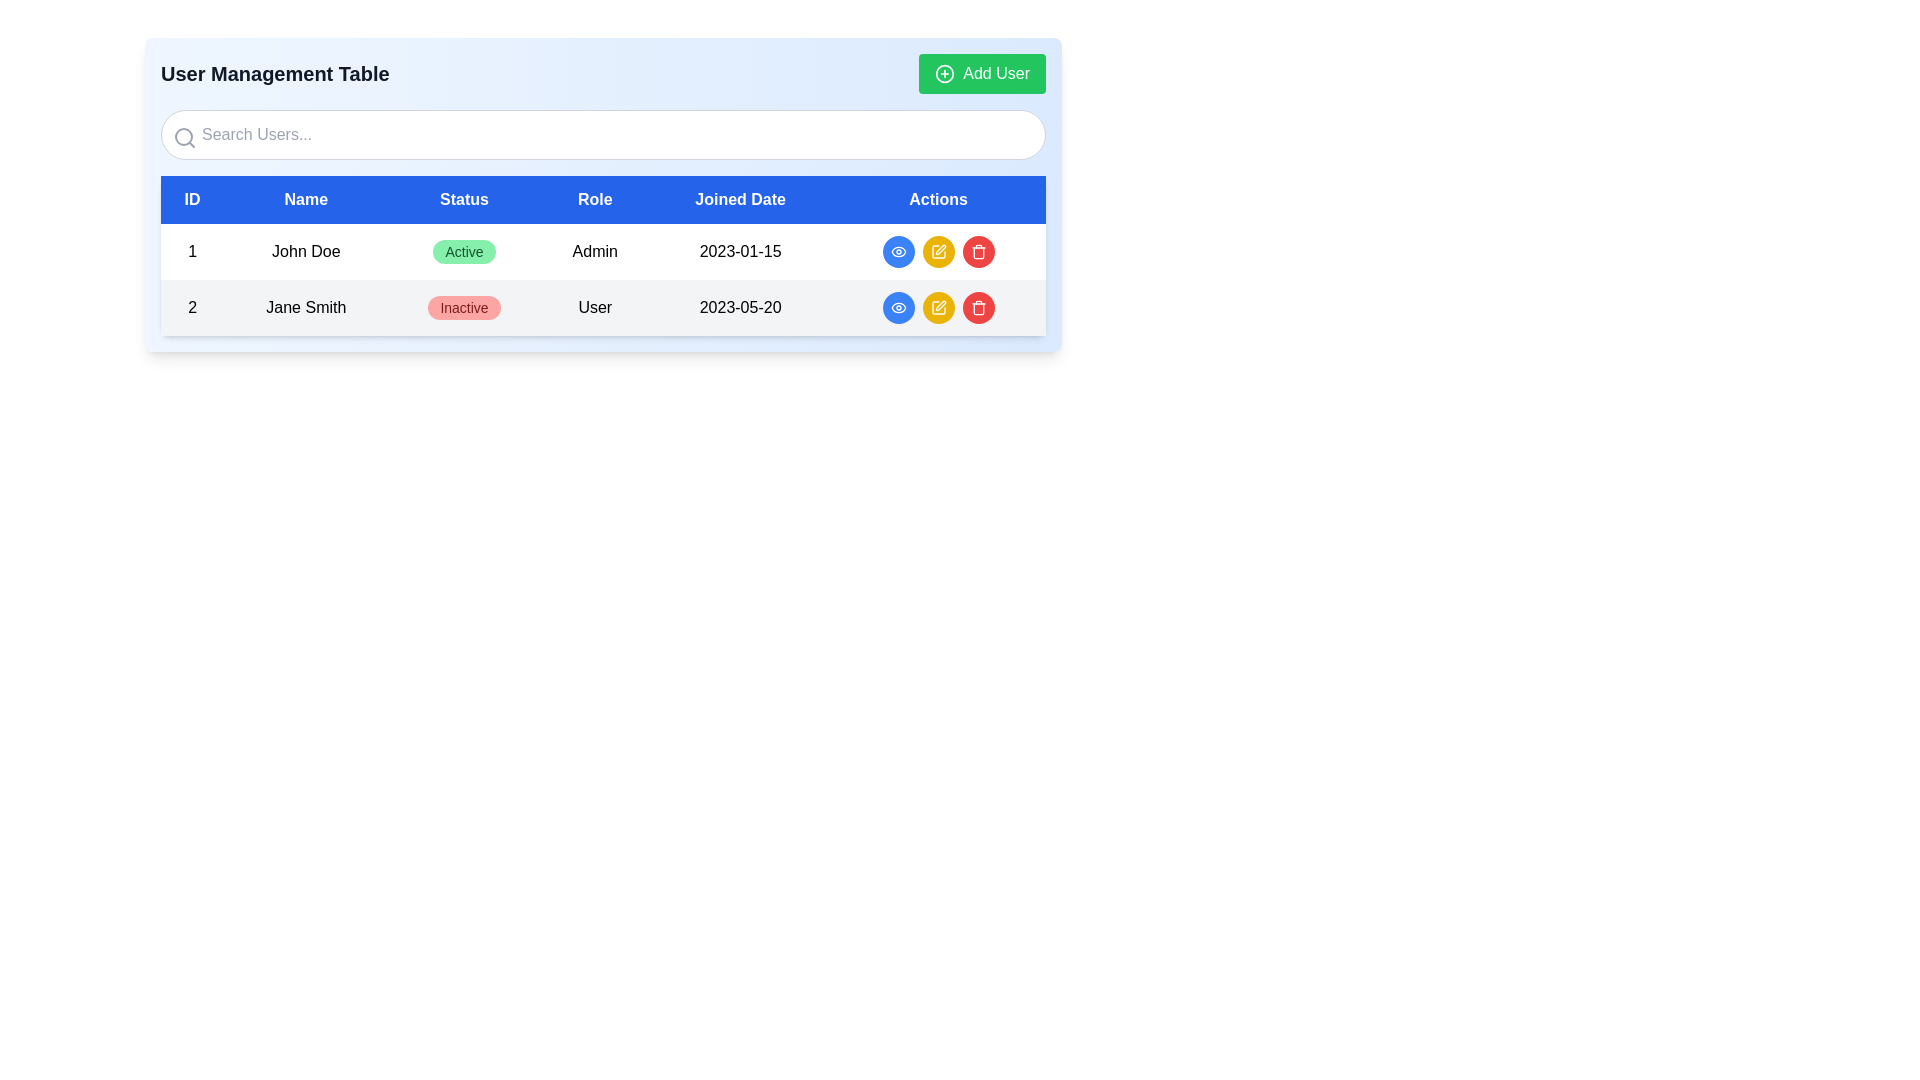 This screenshot has width=1920, height=1080. Describe the element at coordinates (897, 250) in the screenshot. I see `the circular blue button with a white eye icon in the first row of the Actions column in the user management table` at that location.